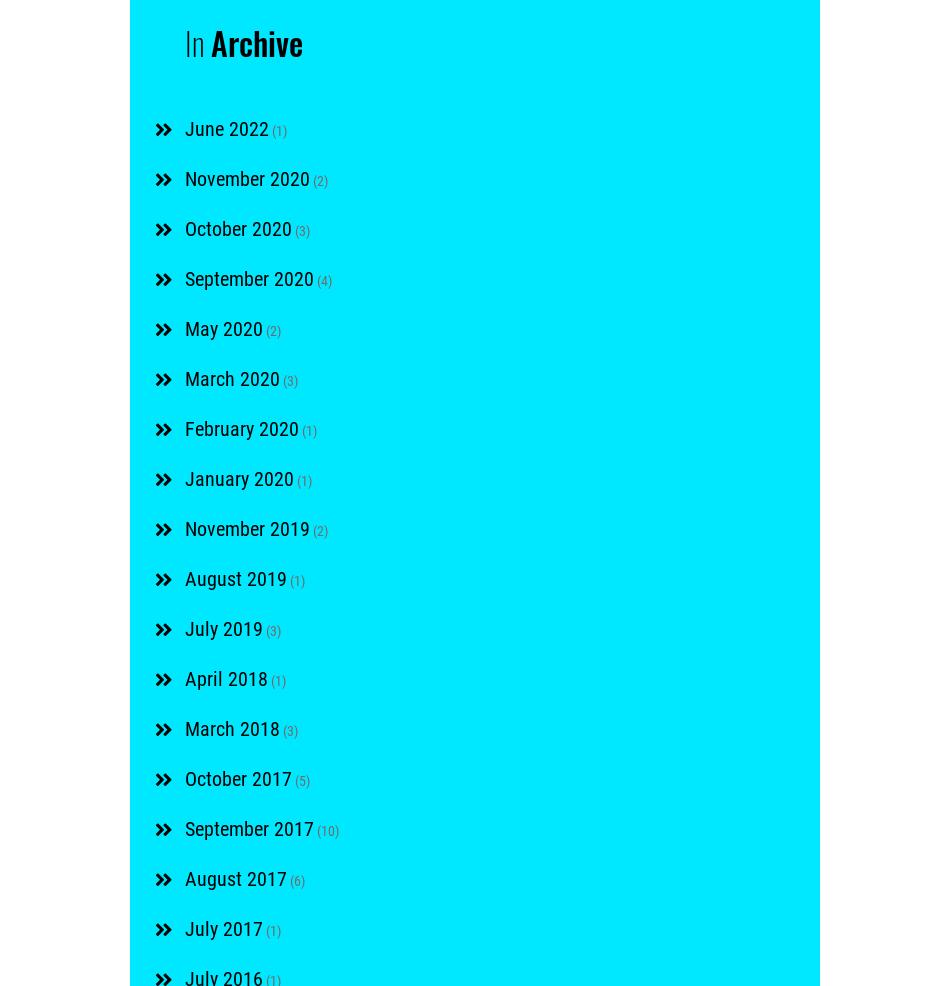  What do you see at coordinates (226, 127) in the screenshot?
I see `'June 2022'` at bounding box center [226, 127].